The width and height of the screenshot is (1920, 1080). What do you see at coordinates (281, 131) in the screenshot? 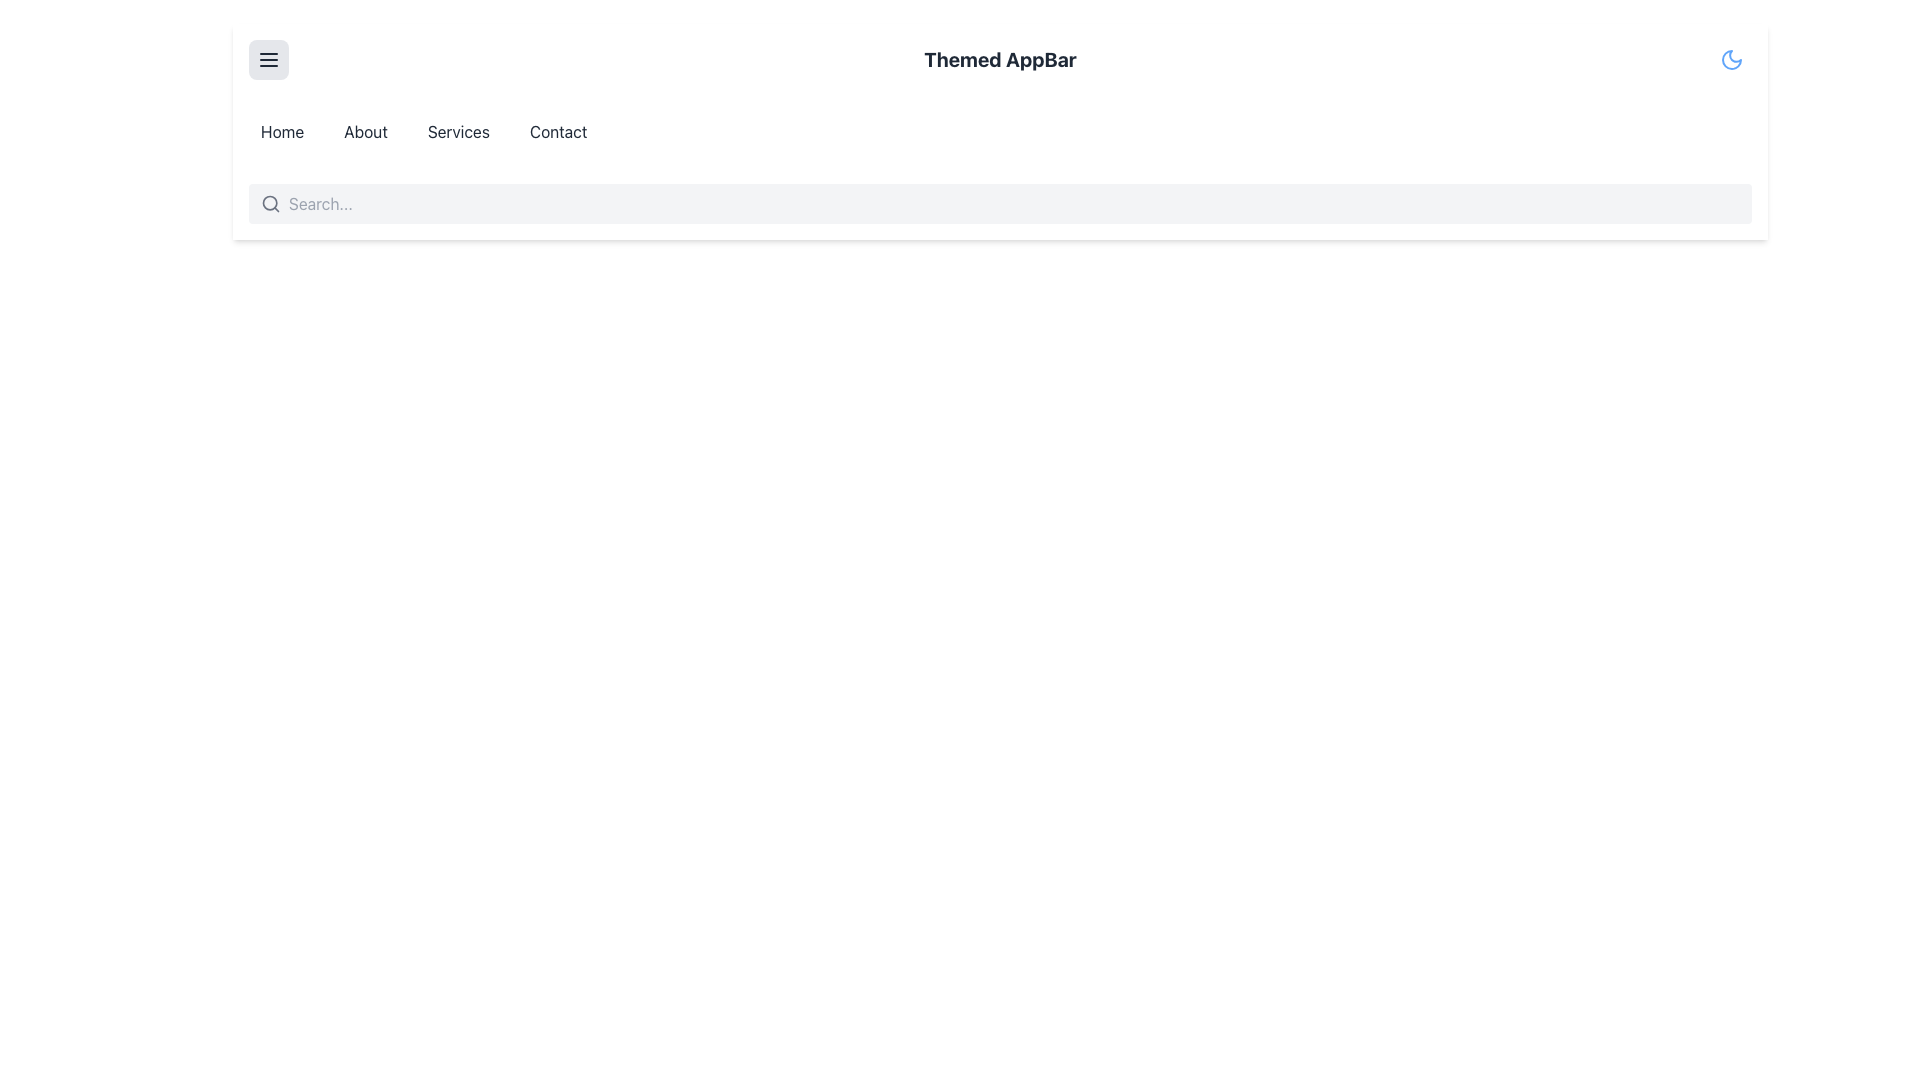
I see `the 'Home' text label located in the top-left corner of the navigation bar` at bounding box center [281, 131].